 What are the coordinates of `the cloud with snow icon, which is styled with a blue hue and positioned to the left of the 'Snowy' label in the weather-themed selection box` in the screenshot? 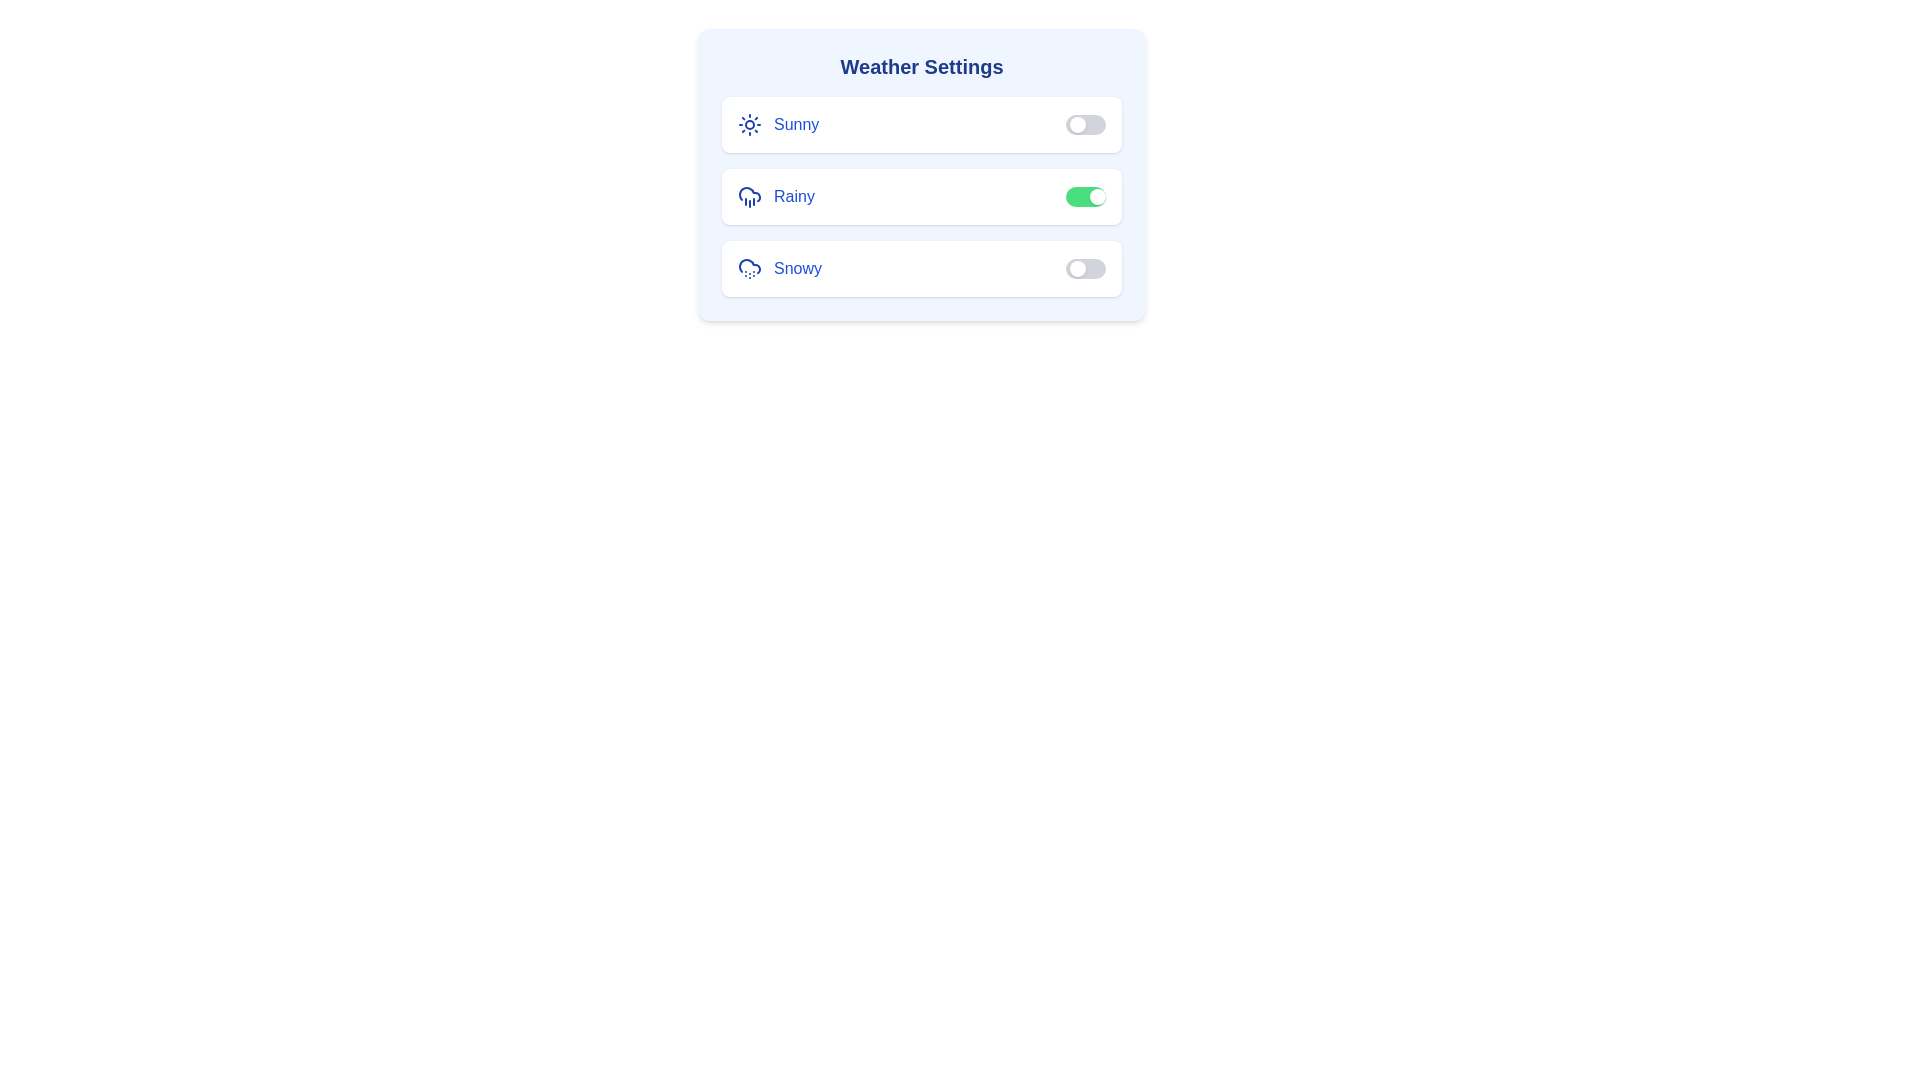 It's located at (748, 268).